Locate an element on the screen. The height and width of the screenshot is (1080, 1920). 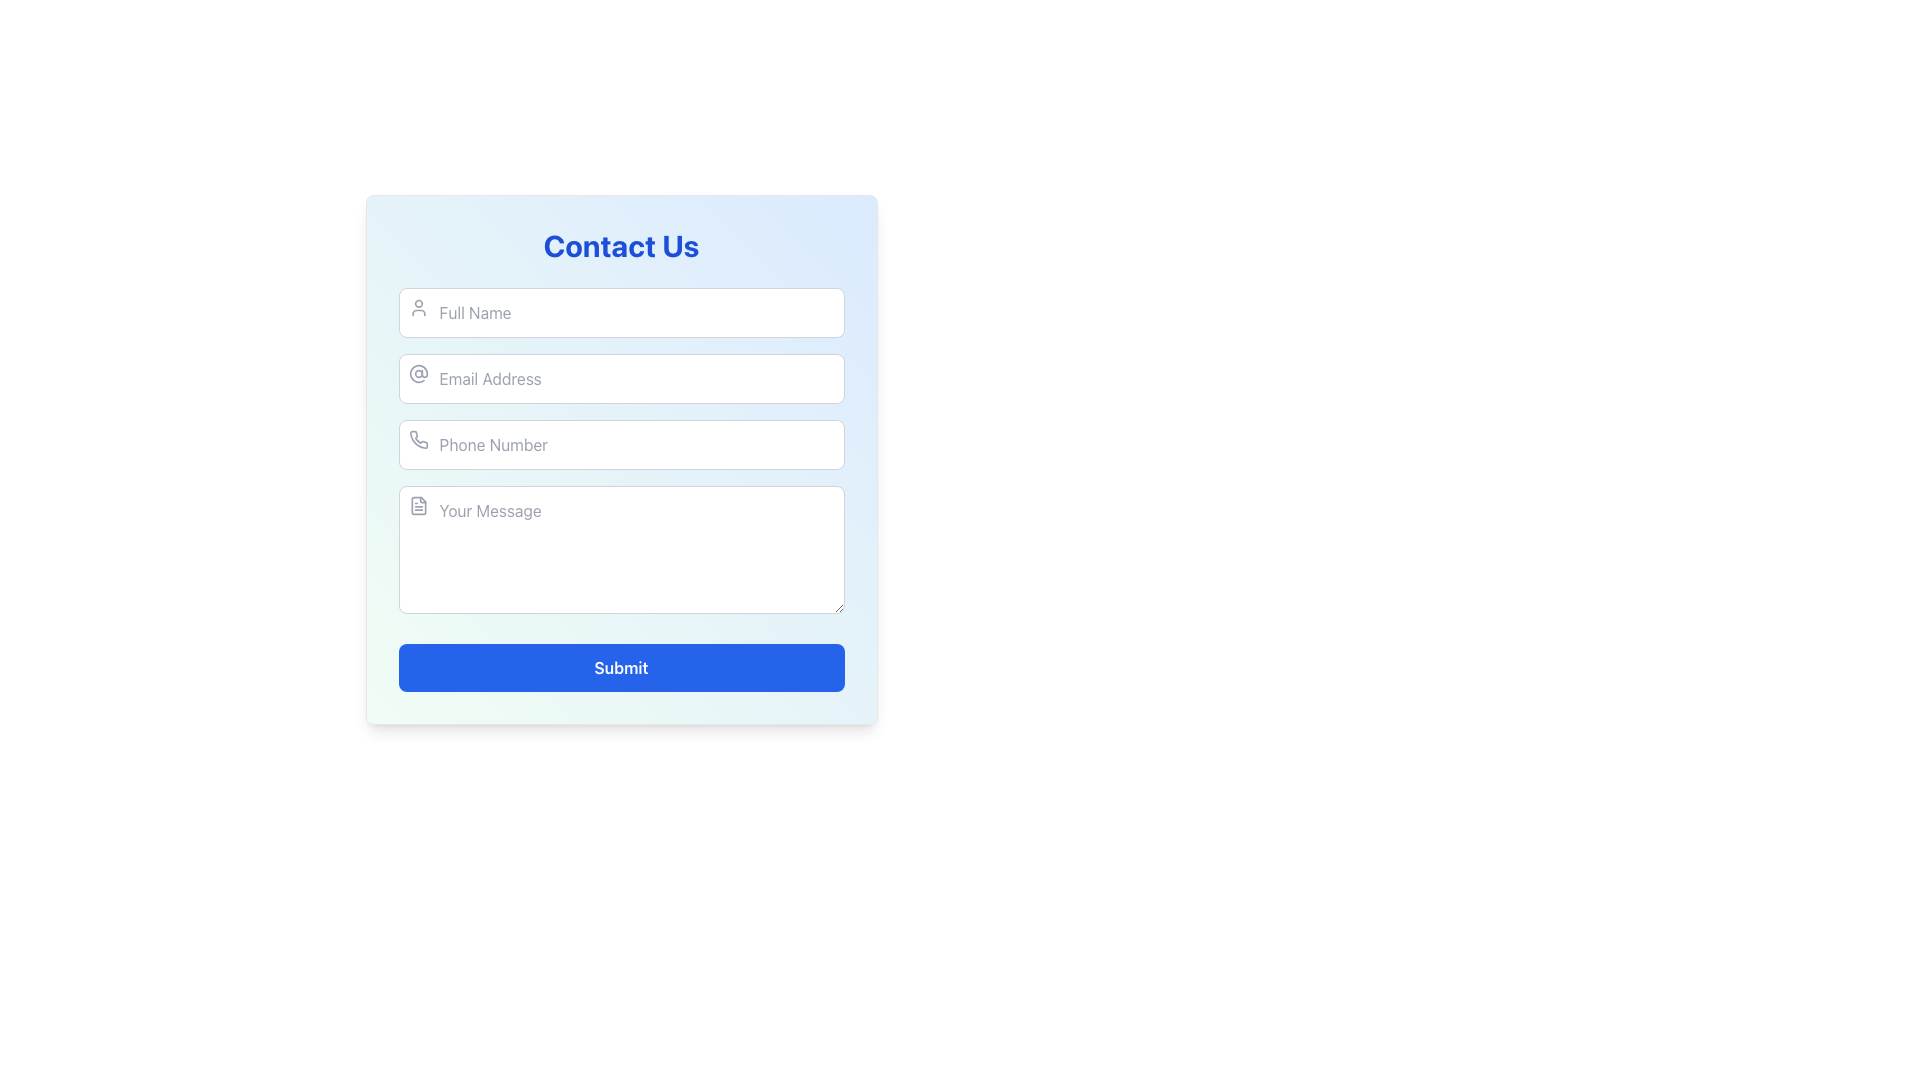
the decorative SVG icon indicative of file attachment functionality, located at the top-left corner of the 'Your Message' input box is located at coordinates (417, 504).